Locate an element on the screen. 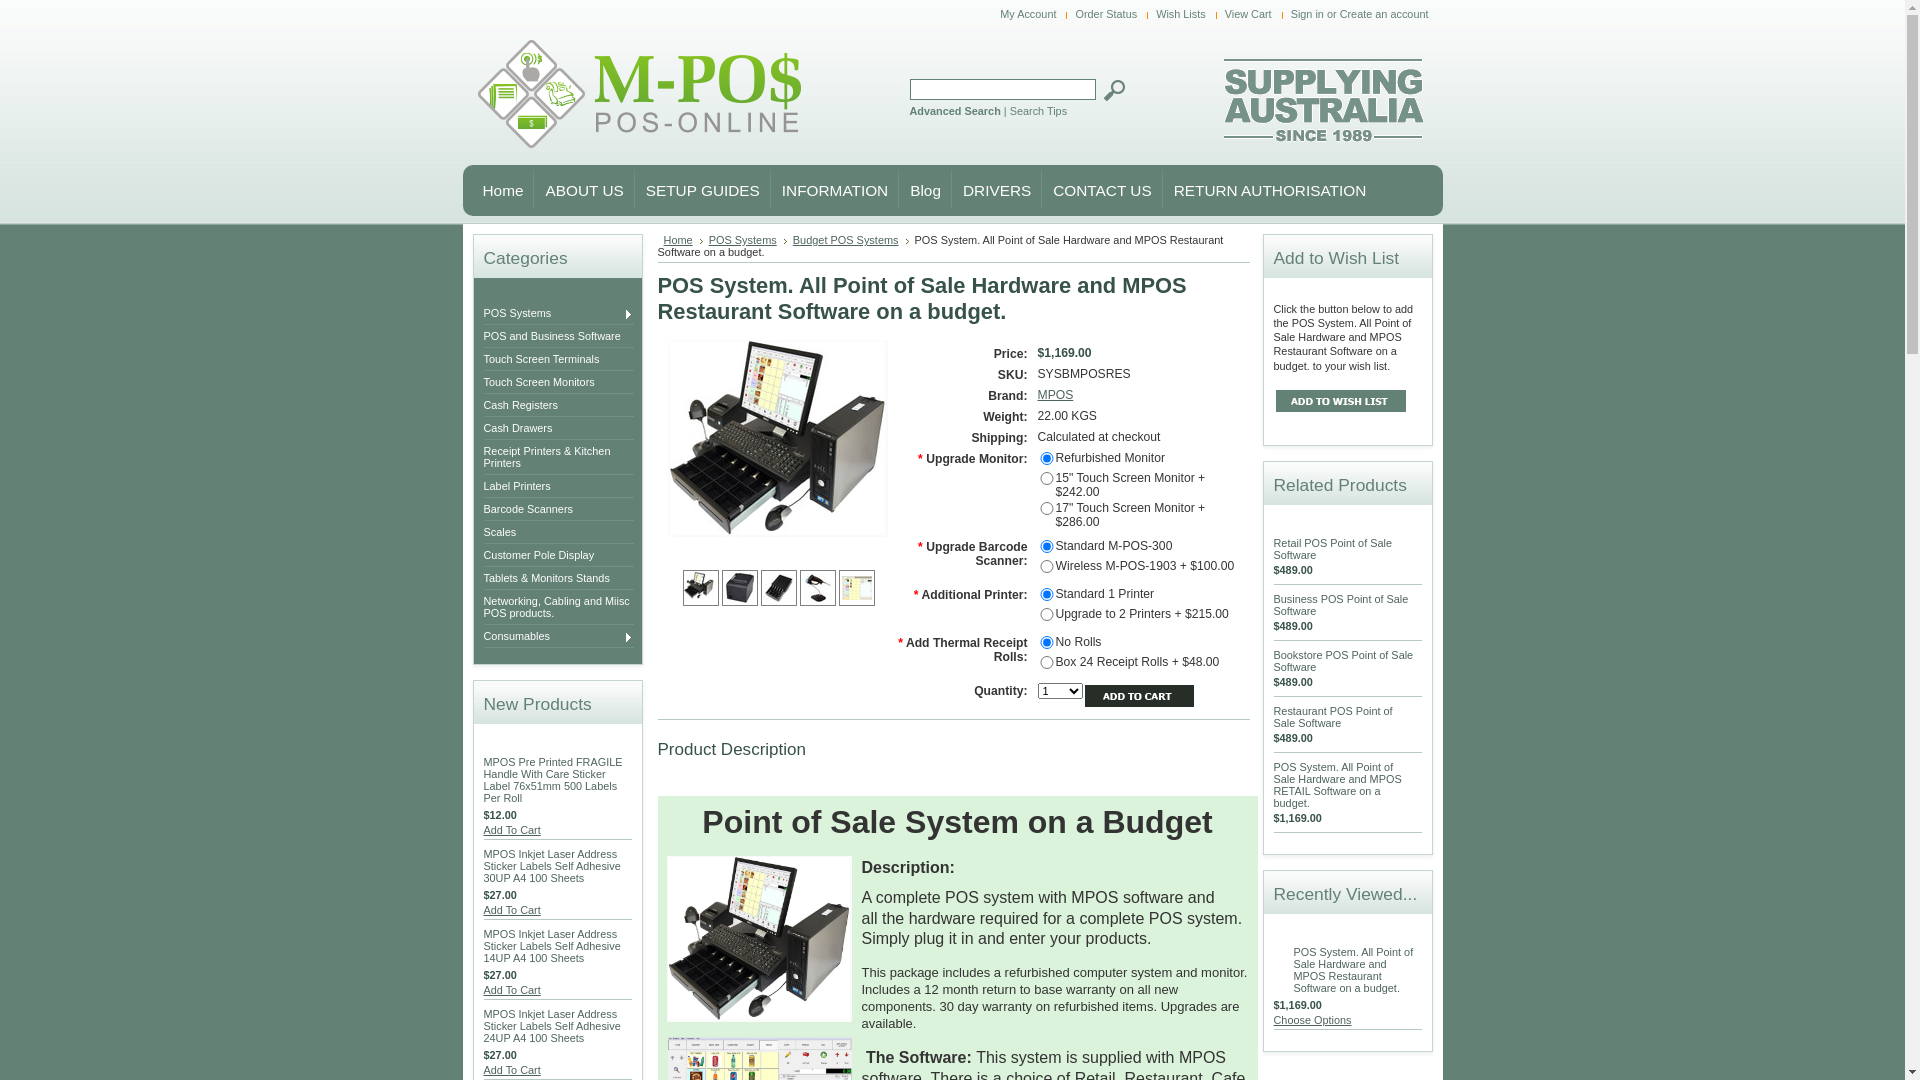 The height and width of the screenshot is (1080, 1920). 'Receipt Printers & Kitchen Printers' is located at coordinates (561, 456).